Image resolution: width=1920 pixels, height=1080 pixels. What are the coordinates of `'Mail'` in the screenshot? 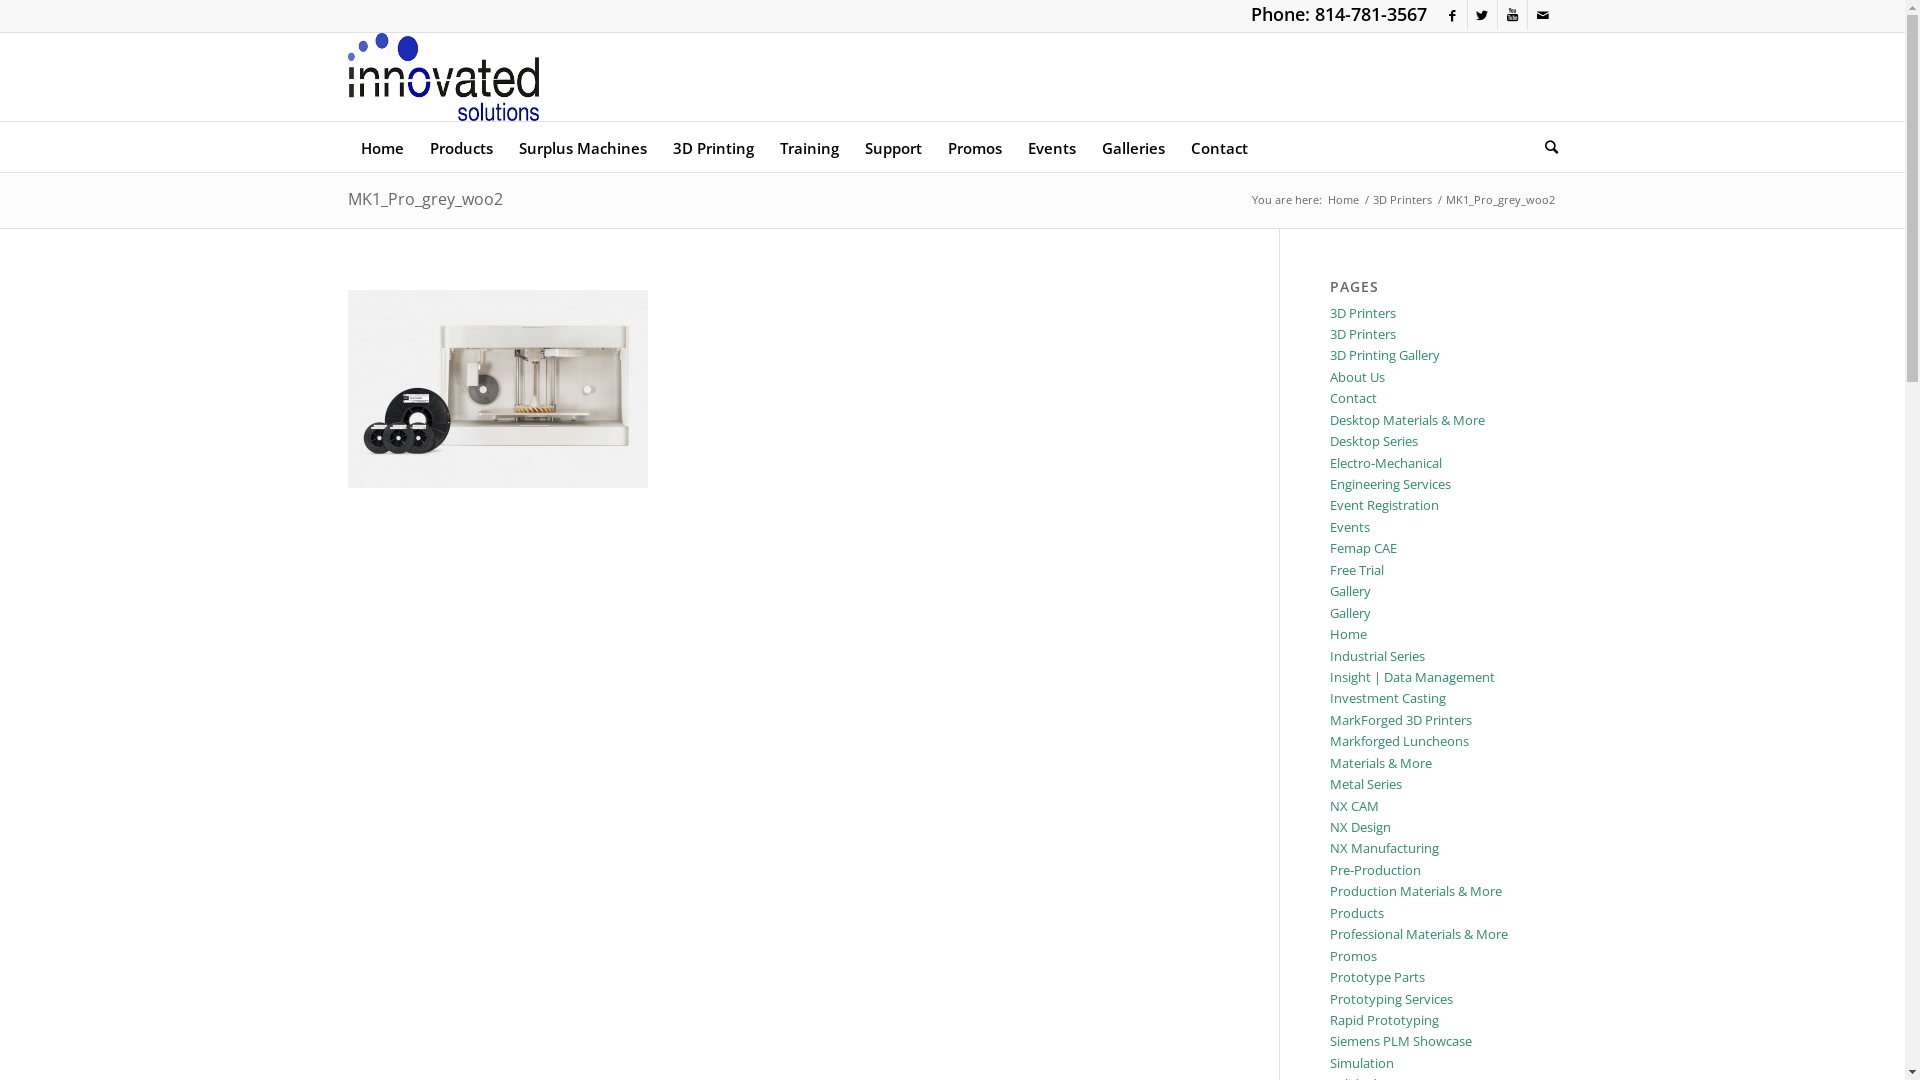 It's located at (1541, 15).